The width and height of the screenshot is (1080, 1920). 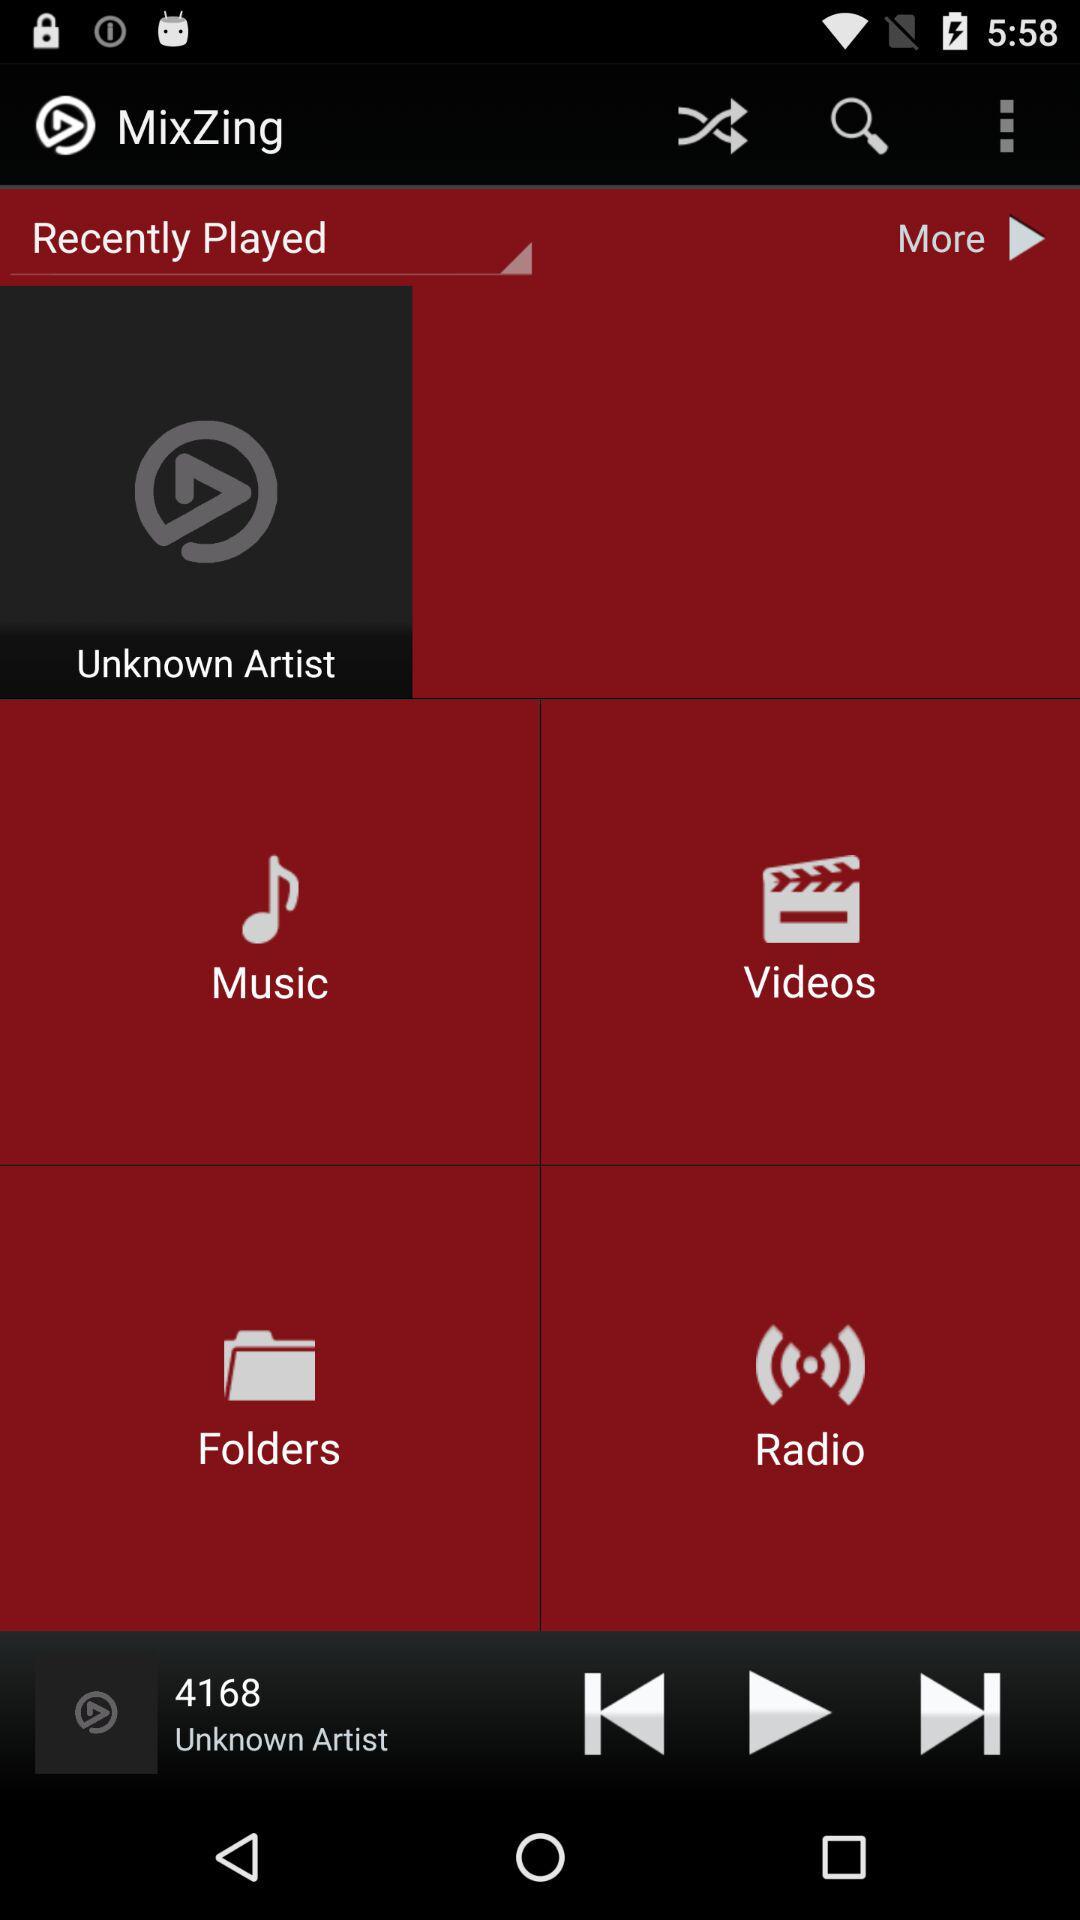 What do you see at coordinates (959, 1711) in the screenshot?
I see `next option` at bounding box center [959, 1711].